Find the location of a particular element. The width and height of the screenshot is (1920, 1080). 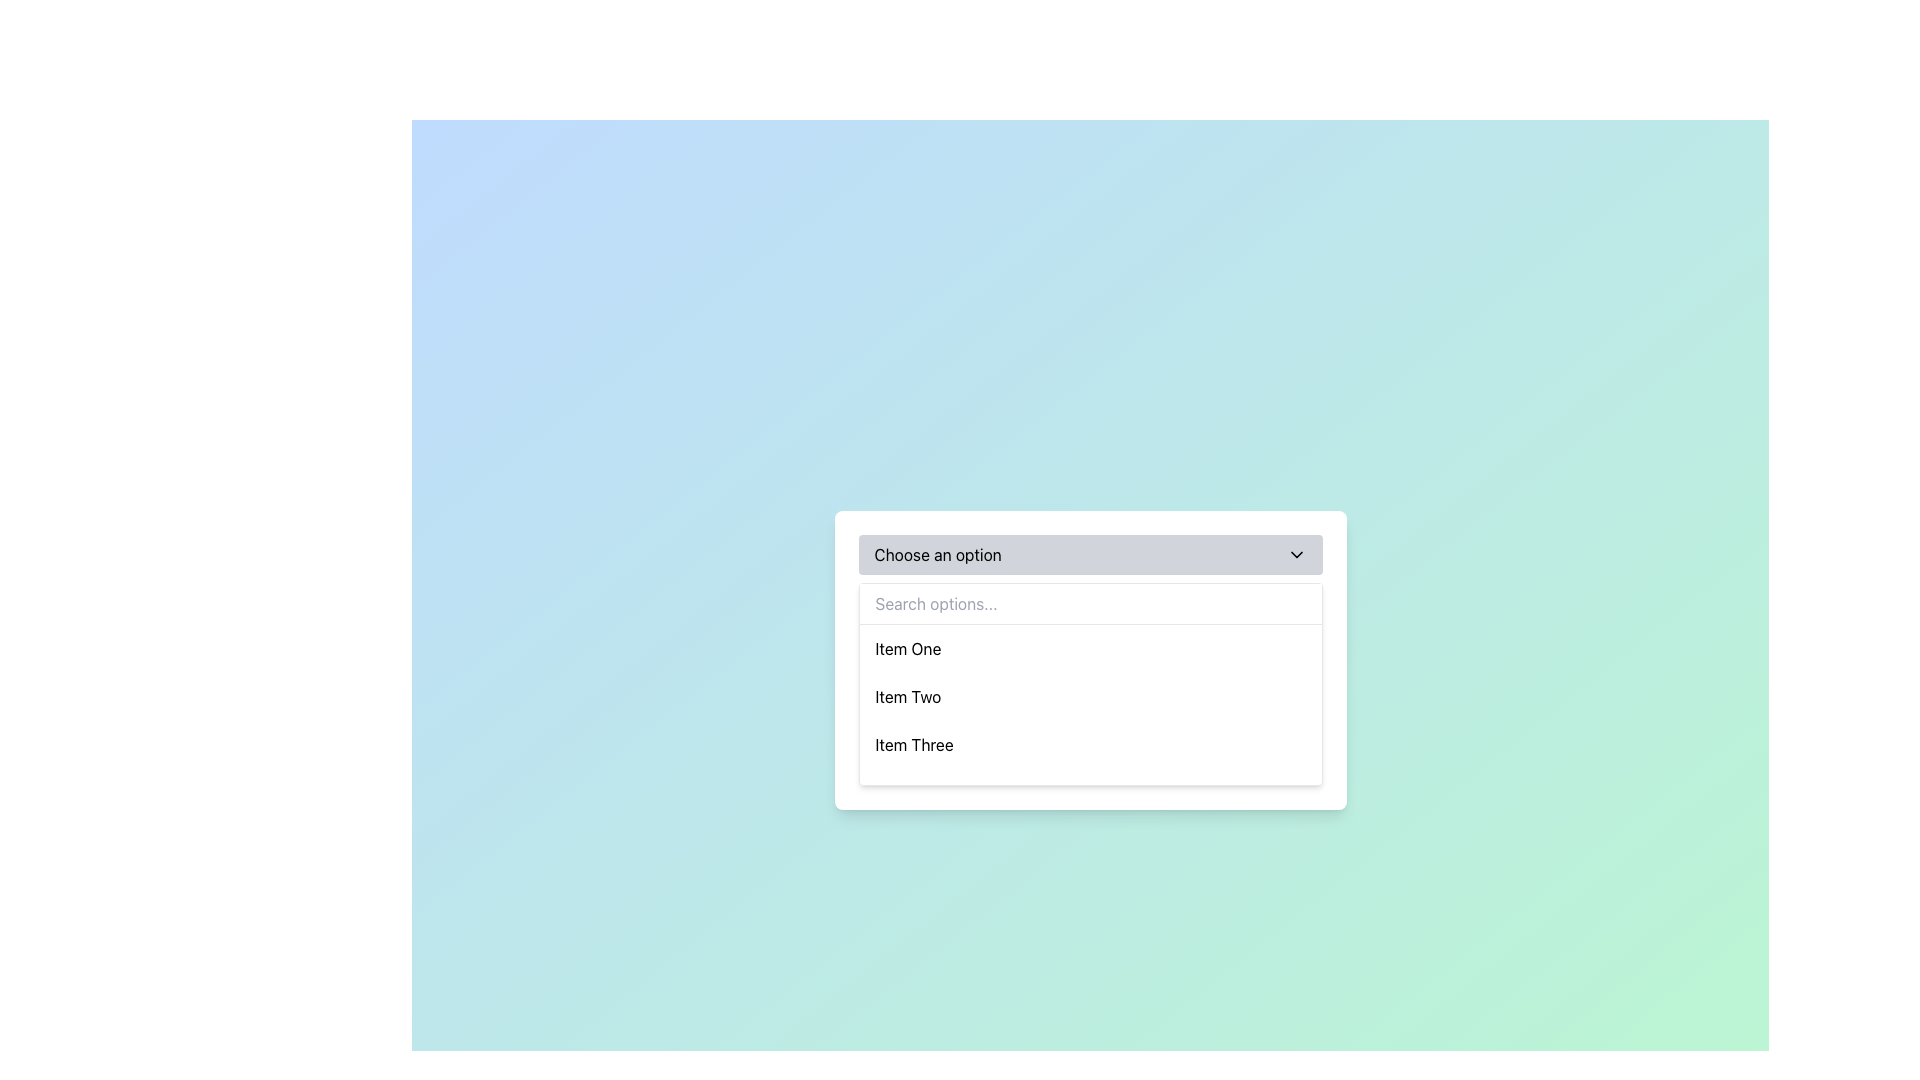

the text label representing the selectable option 'Item Three' in the dropdown list beneath 'Search options...' is located at coordinates (913, 744).